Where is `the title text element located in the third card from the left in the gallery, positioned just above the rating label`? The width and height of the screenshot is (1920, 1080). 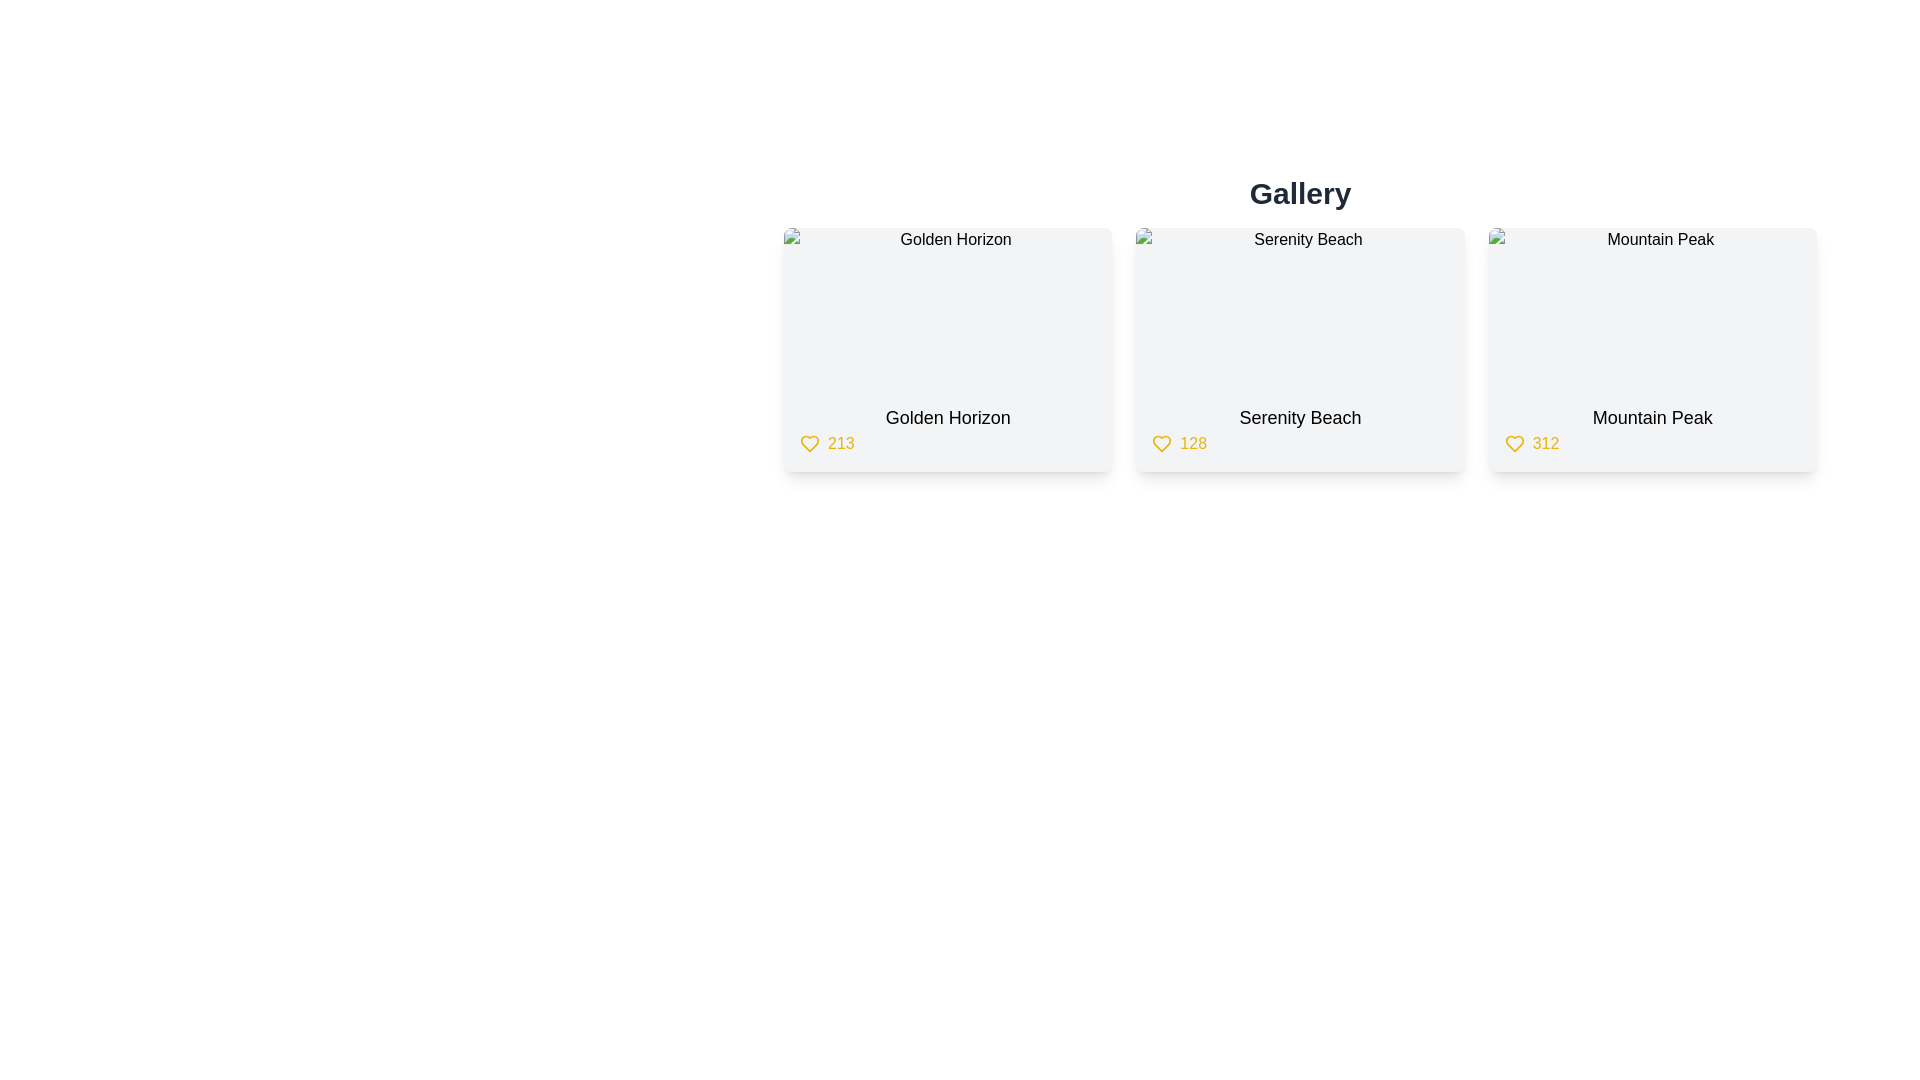
the title text element located in the third card from the left in the gallery, positioned just above the rating label is located at coordinates (1652, 416).